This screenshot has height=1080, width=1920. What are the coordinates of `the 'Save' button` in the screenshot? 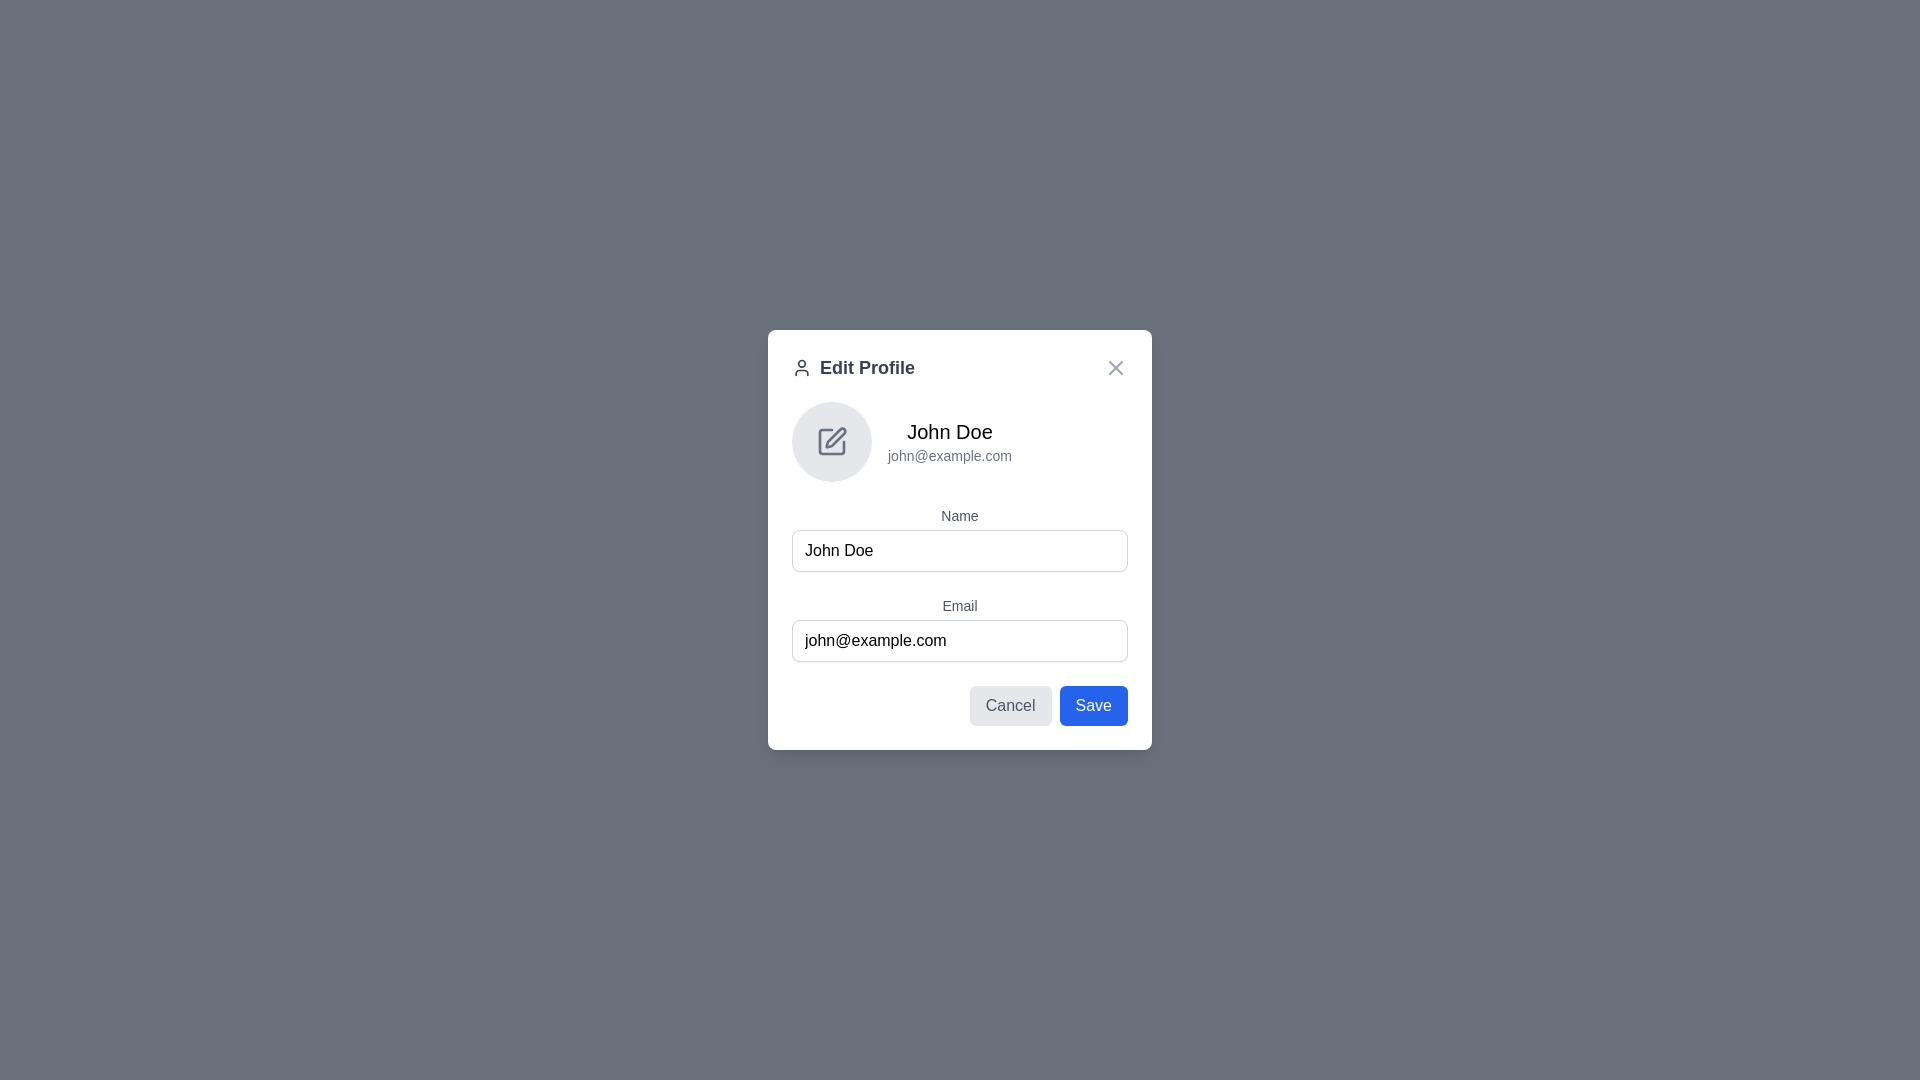 It's located at (1092, 704).